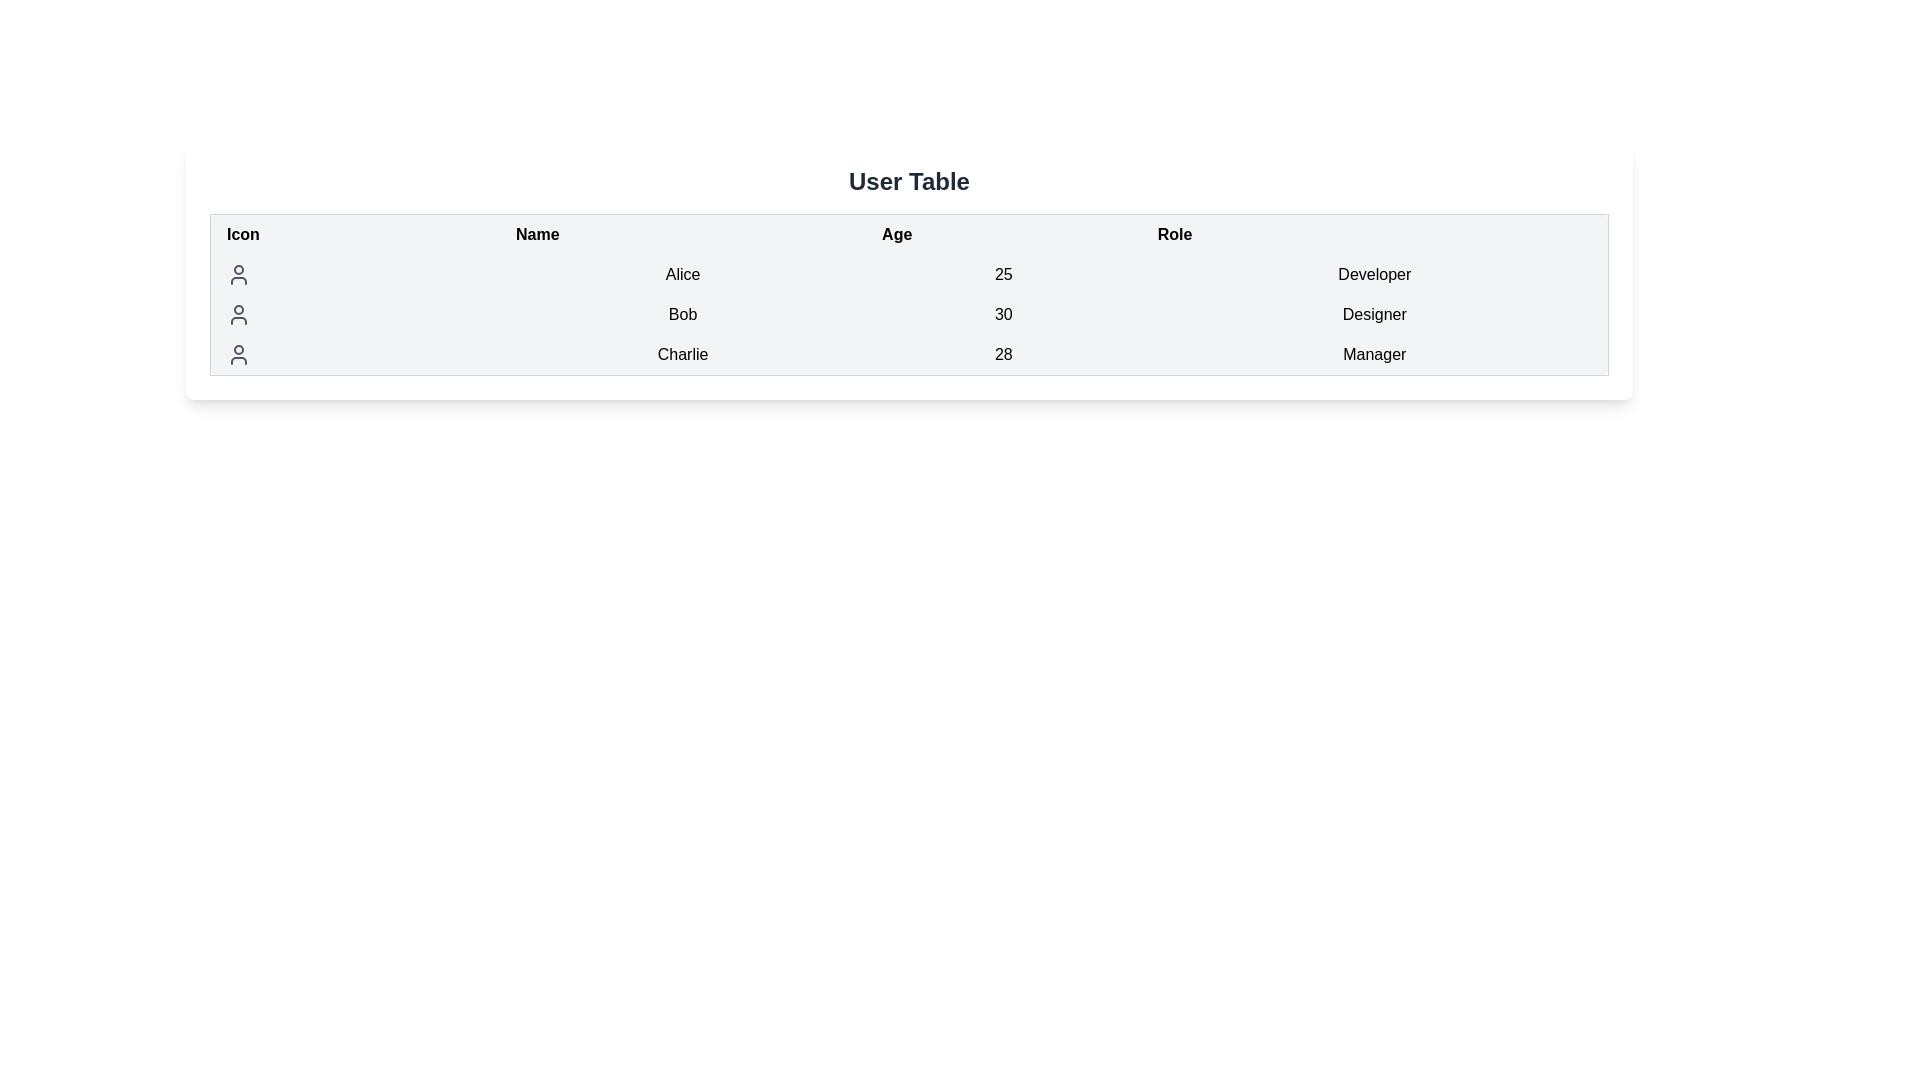  I want to click on the static text element displaying the age of 'Charlie' in the user information table, located in the third column of the third row, so click(1003, 354).